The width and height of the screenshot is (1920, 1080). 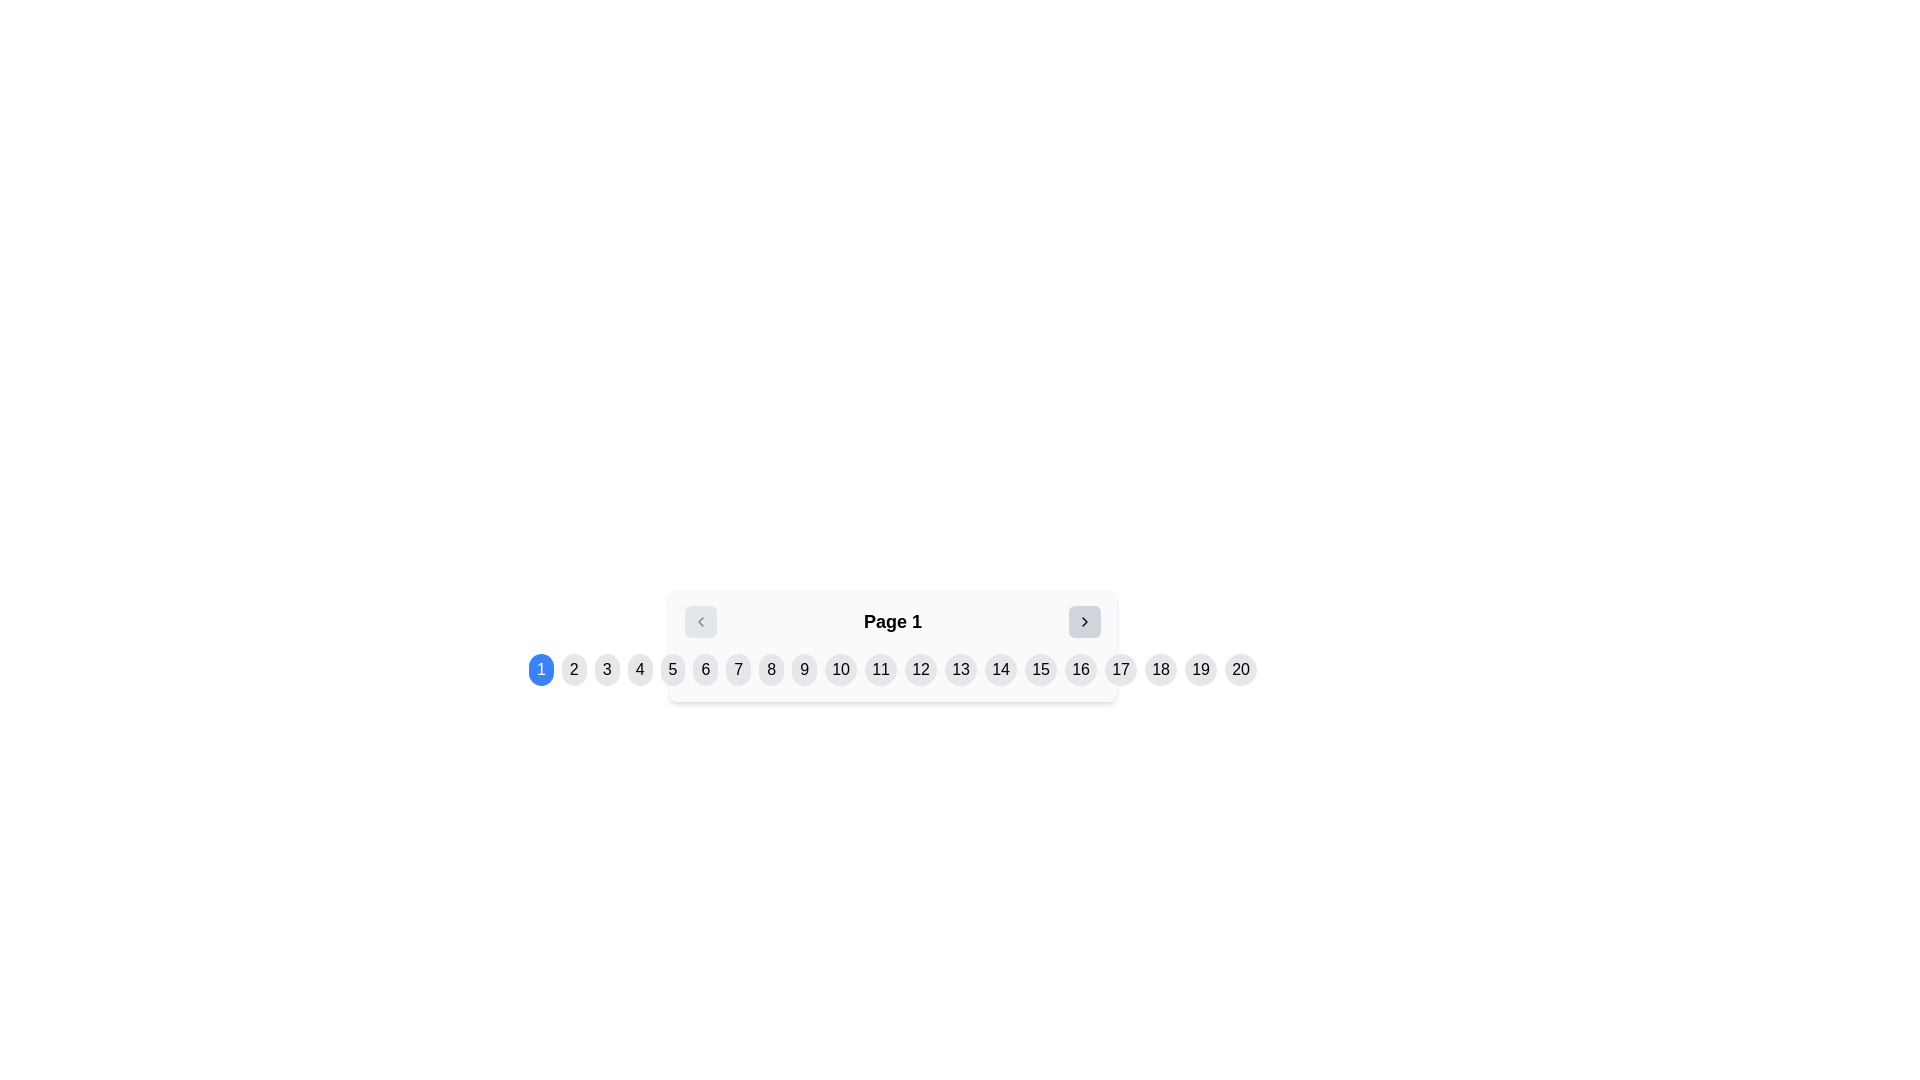 What do you see at coordinates (1083, 620) in the screenshot?
I see `the pagination control button located to the right of the current page label ('Page 1')` at bounding box center [1083, 620].